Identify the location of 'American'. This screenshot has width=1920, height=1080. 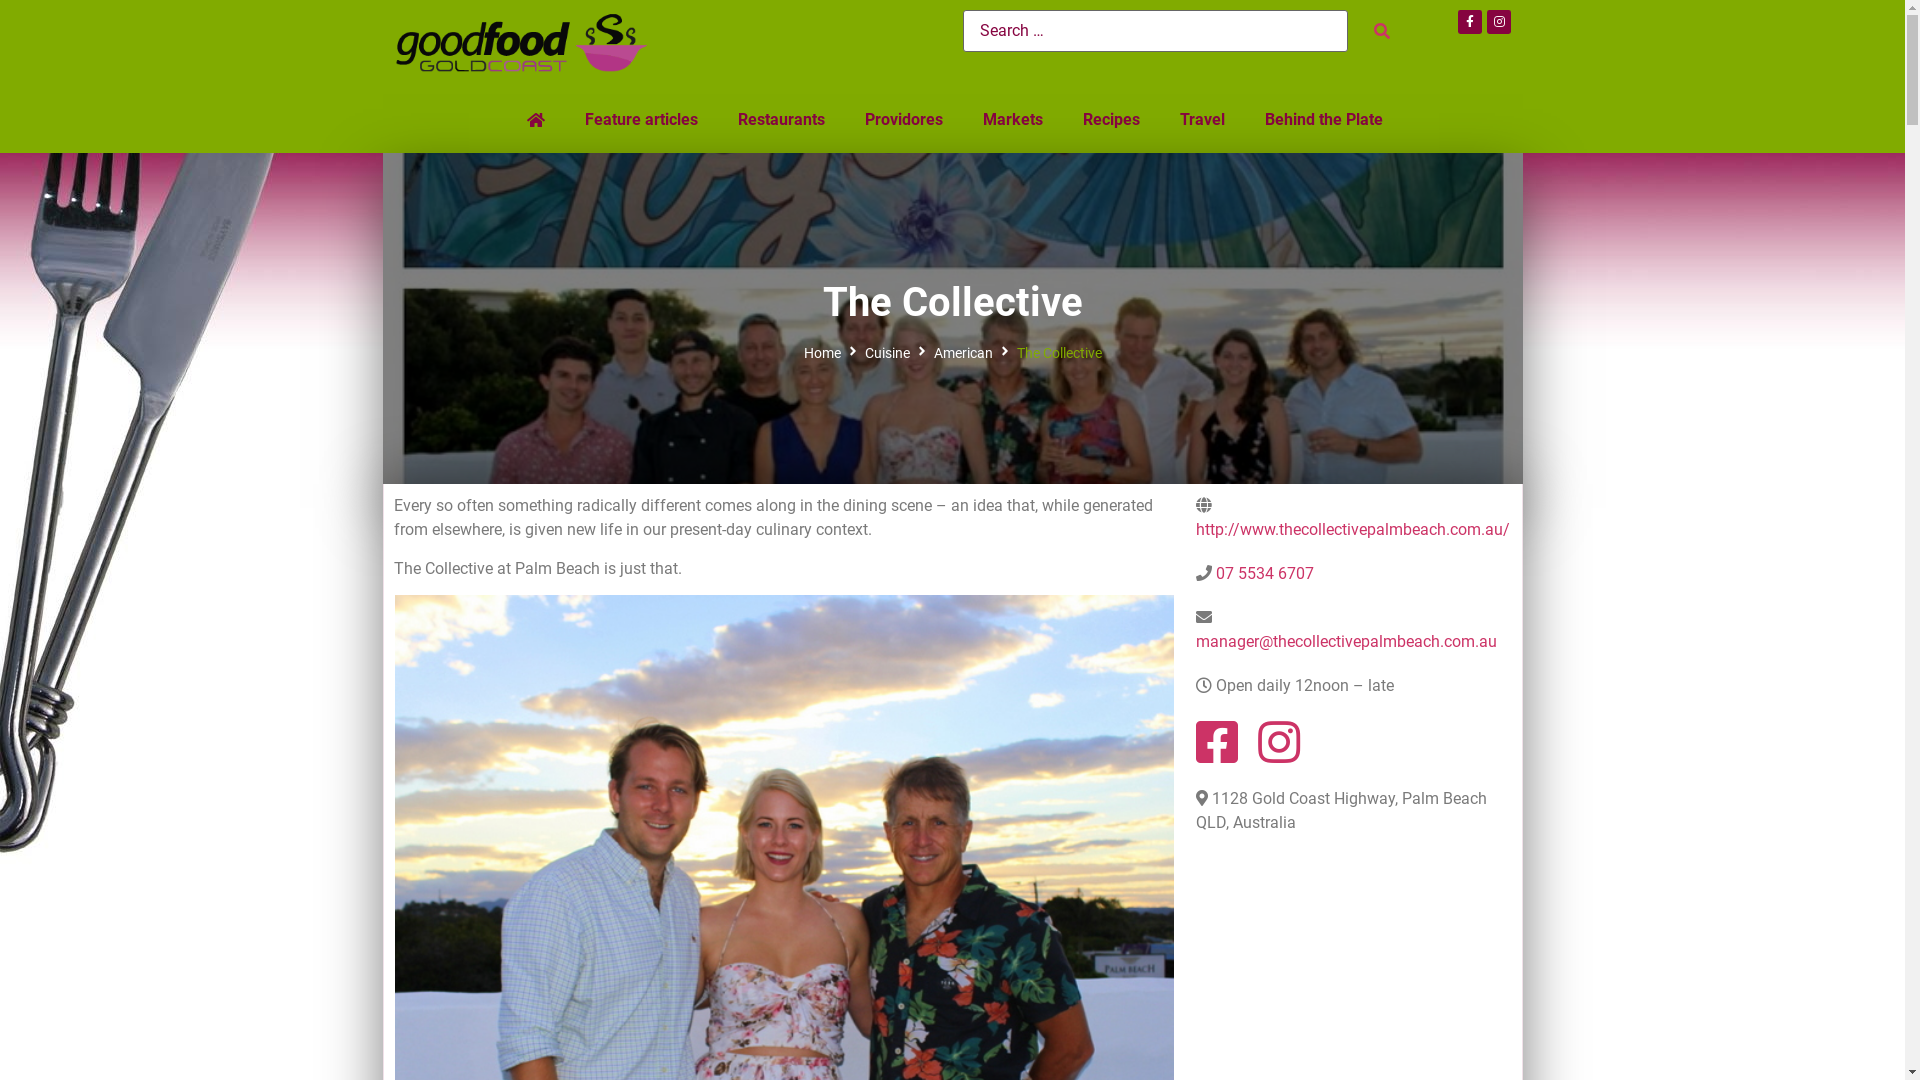
(933, 352).